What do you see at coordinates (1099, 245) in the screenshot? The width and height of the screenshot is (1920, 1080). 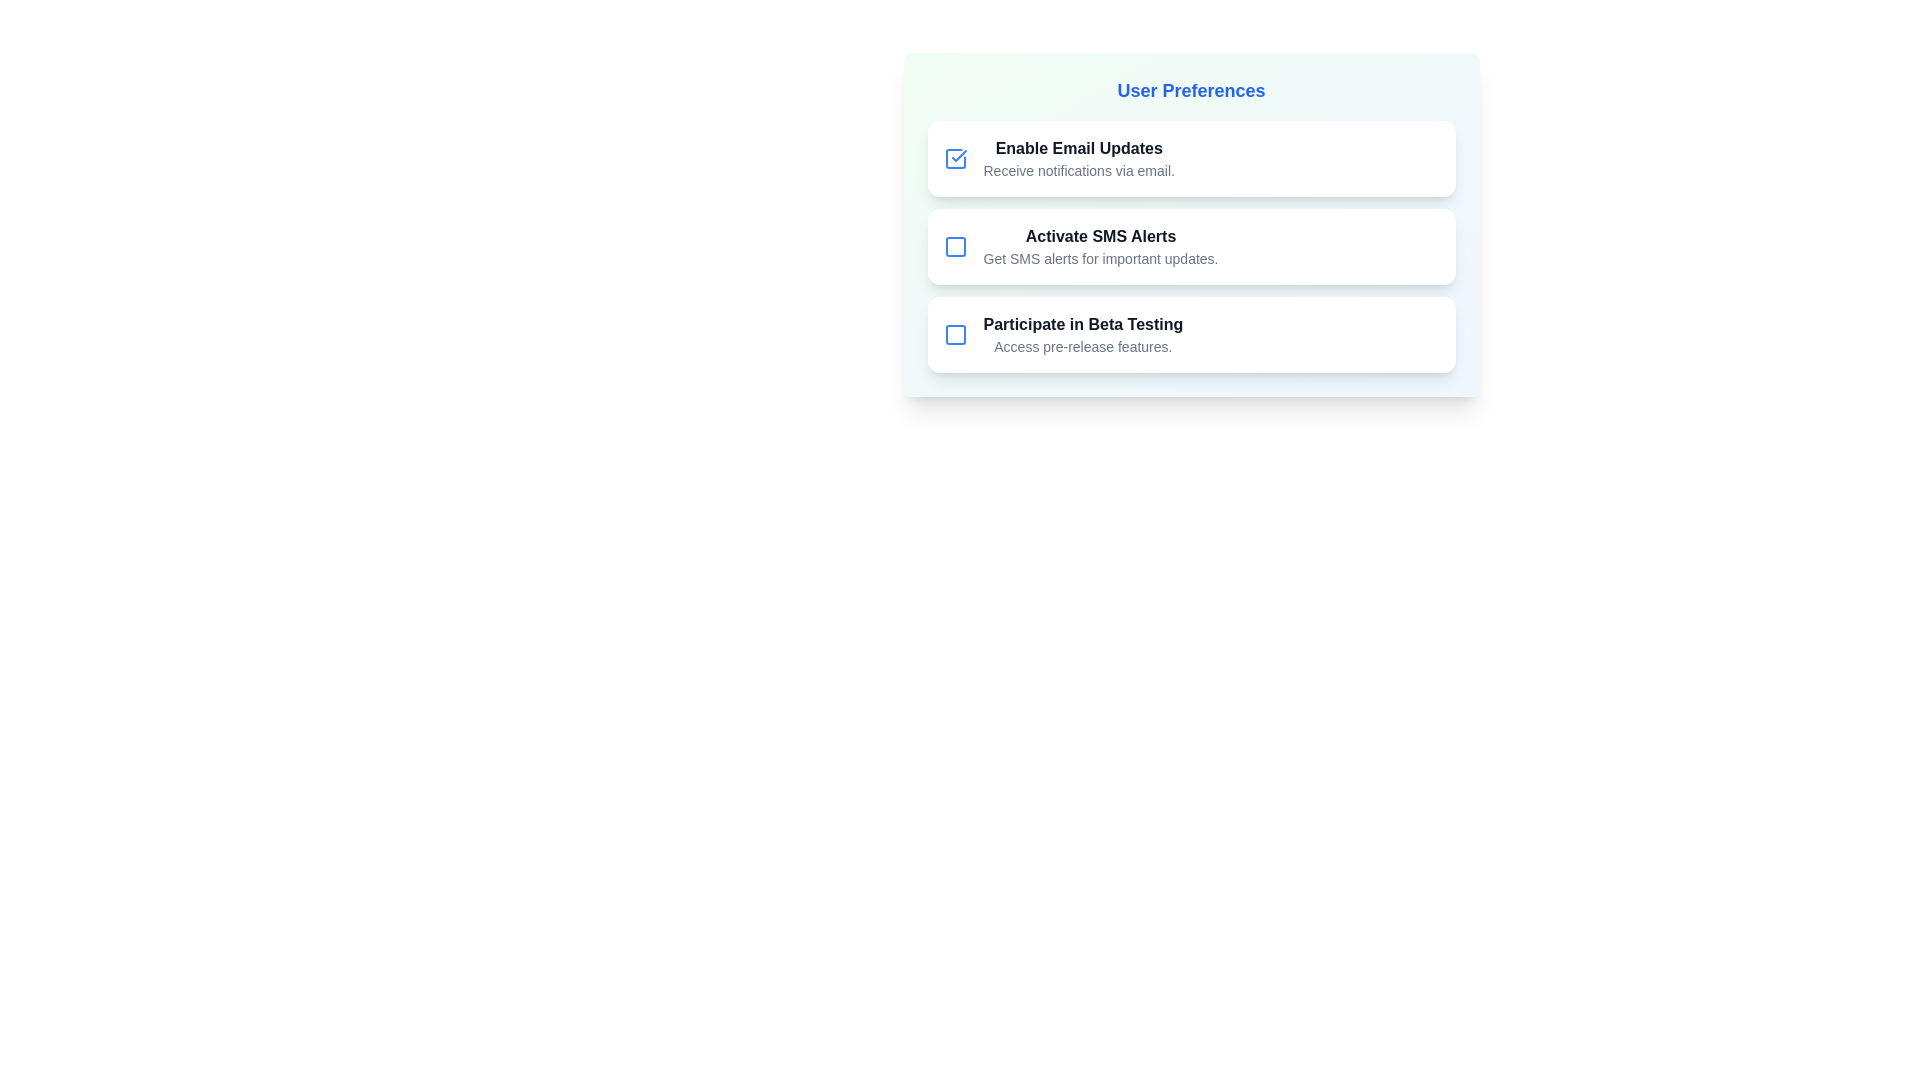 I see `the checkbox associated with the 'Activate SMS Alerts' text label` at bounding box center [1099, 245].